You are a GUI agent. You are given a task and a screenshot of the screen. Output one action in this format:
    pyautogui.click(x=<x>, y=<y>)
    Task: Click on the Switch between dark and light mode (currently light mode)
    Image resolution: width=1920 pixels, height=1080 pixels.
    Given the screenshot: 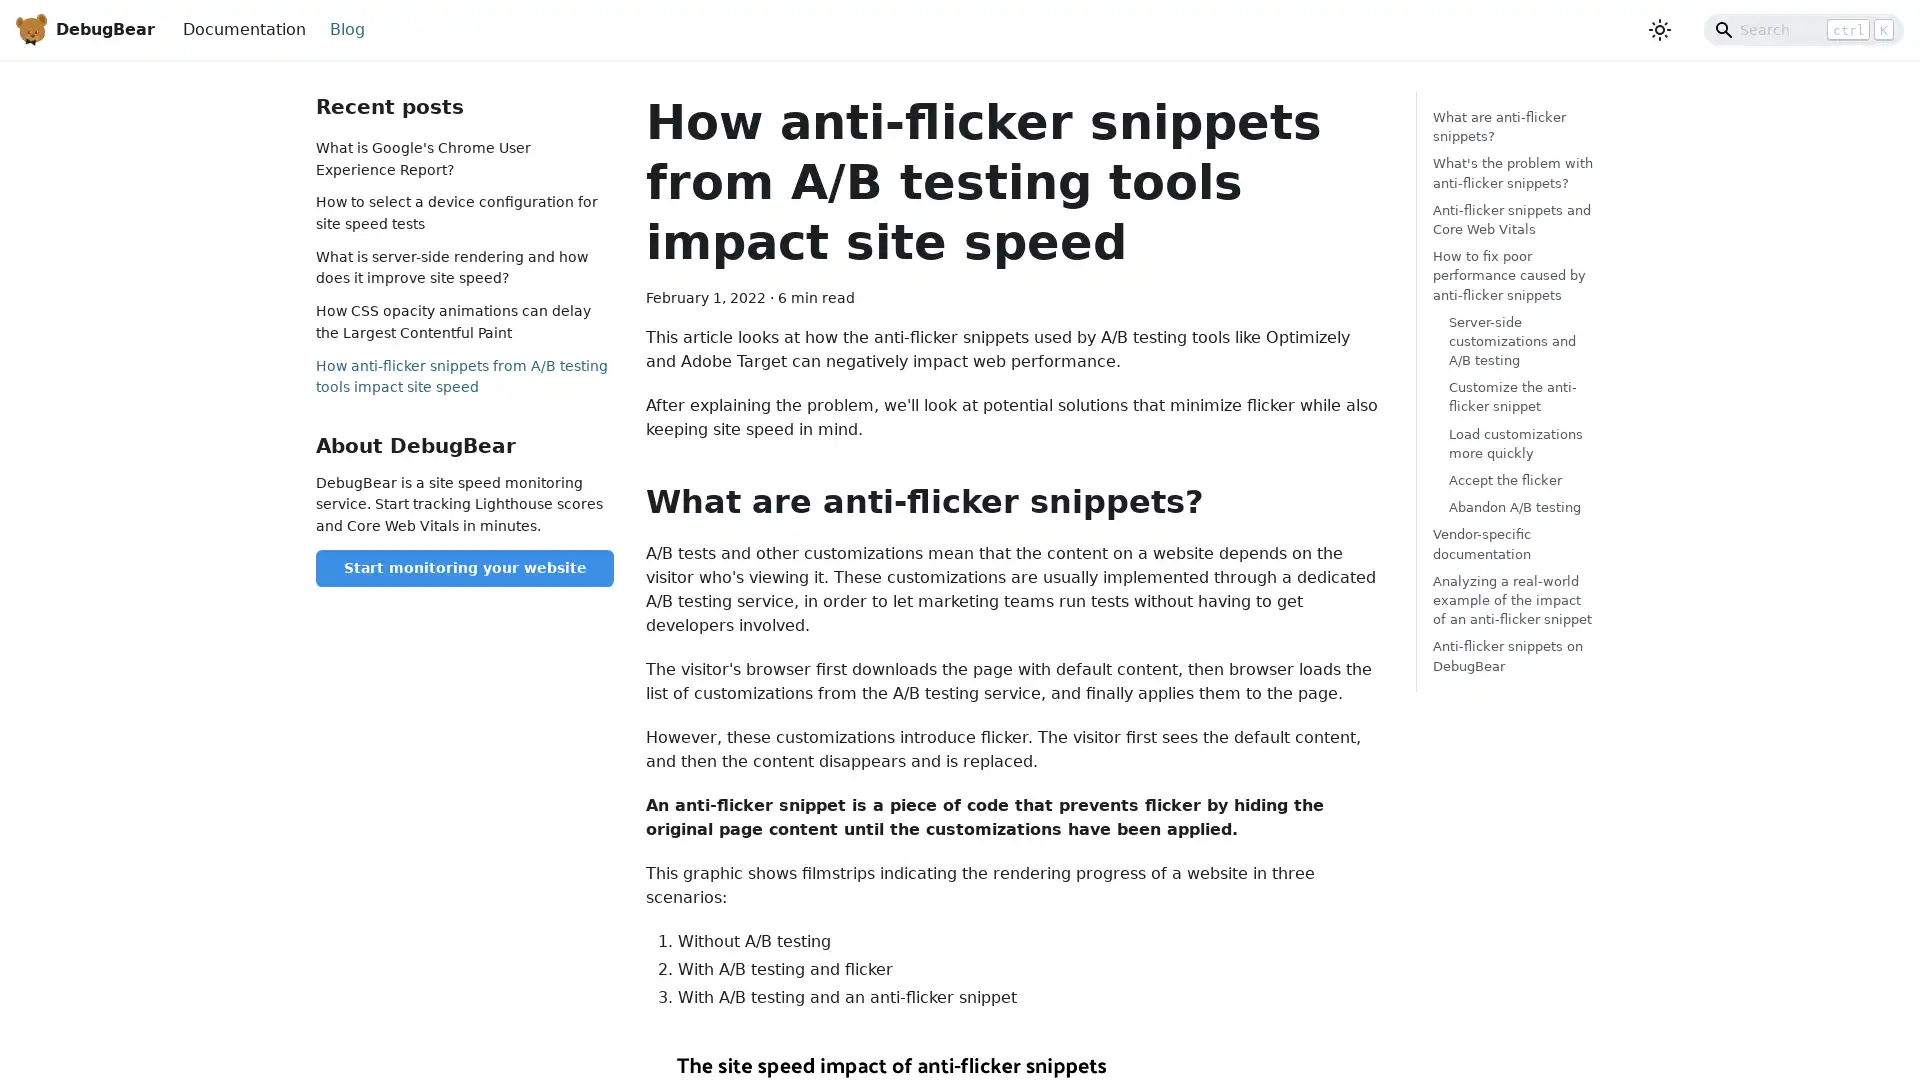 What is the action you would take?
    pyautogui.click(x=1660, y=30)
    